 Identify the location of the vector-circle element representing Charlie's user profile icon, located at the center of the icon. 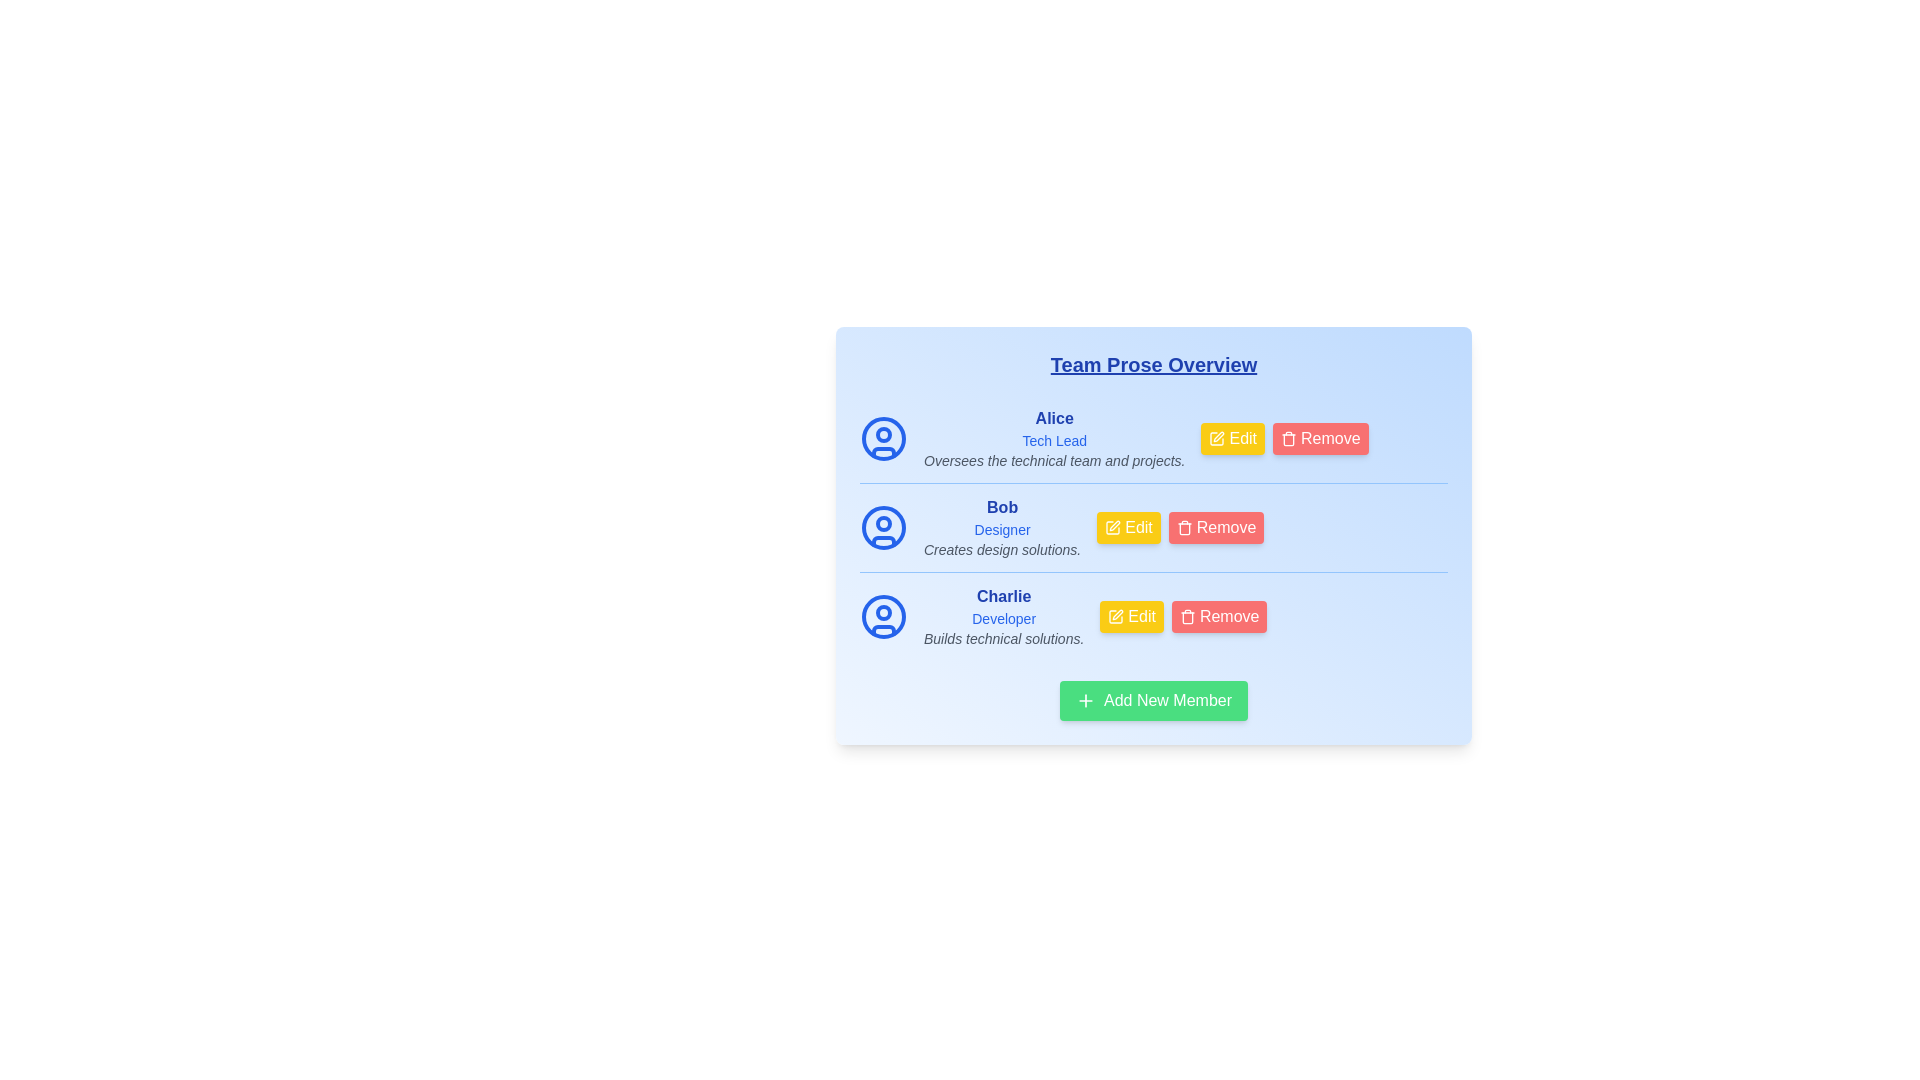
(882, 616).